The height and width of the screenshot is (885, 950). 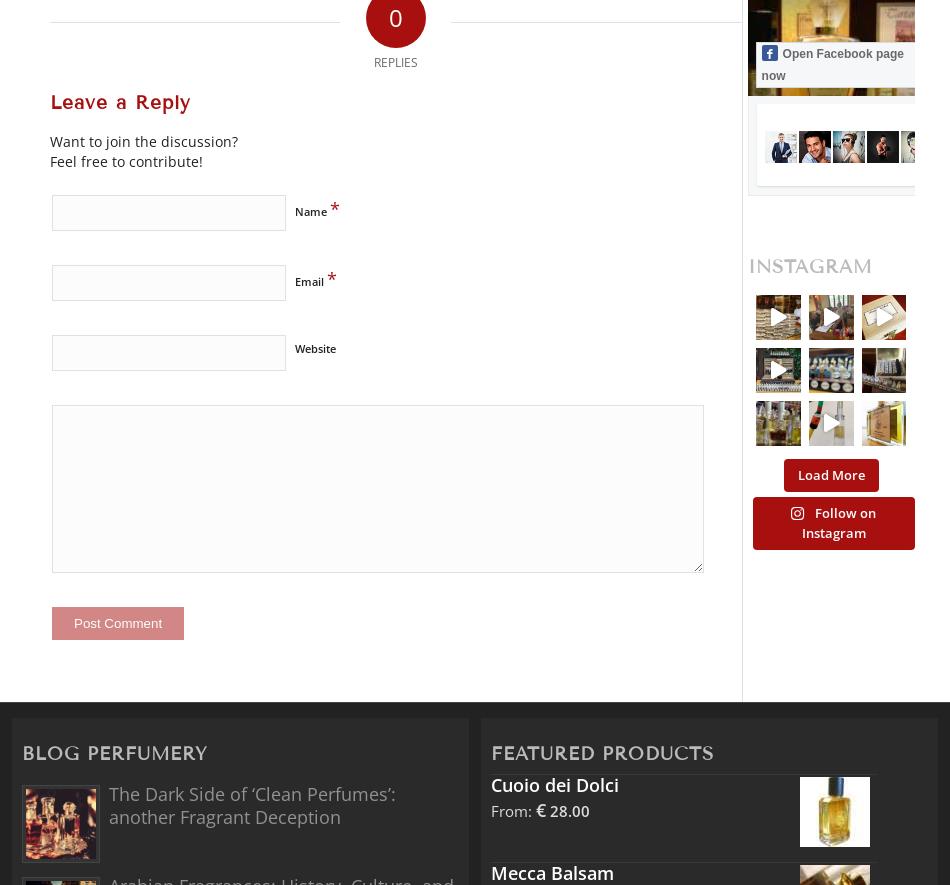 What do you see at coordinates (311, 209) in the screenshot?
I see `'Name'` at bounding box center [311, 209].